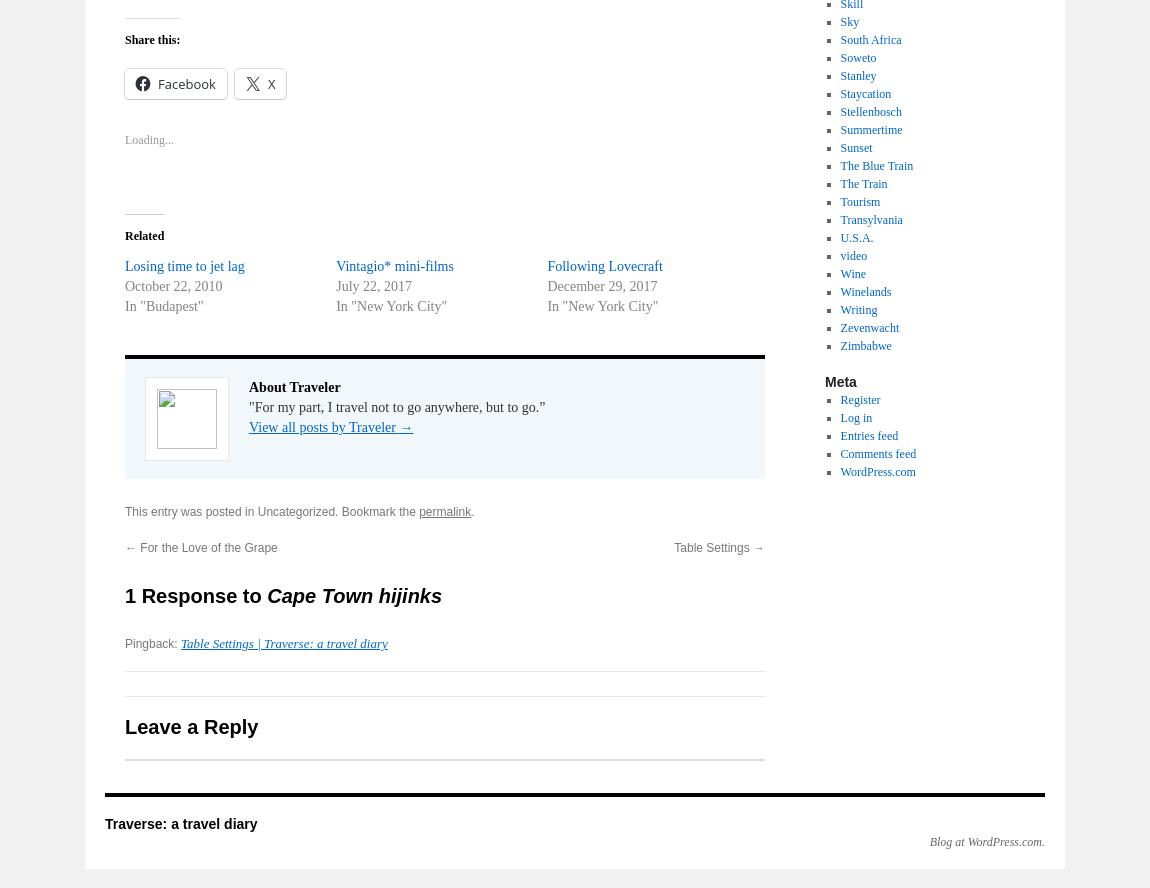 This screenshot has width=1150, height=888. What do you see at coordinates (838, 182) in the screenshot?
I see `'The Train'` at bounding box center [838, 182].